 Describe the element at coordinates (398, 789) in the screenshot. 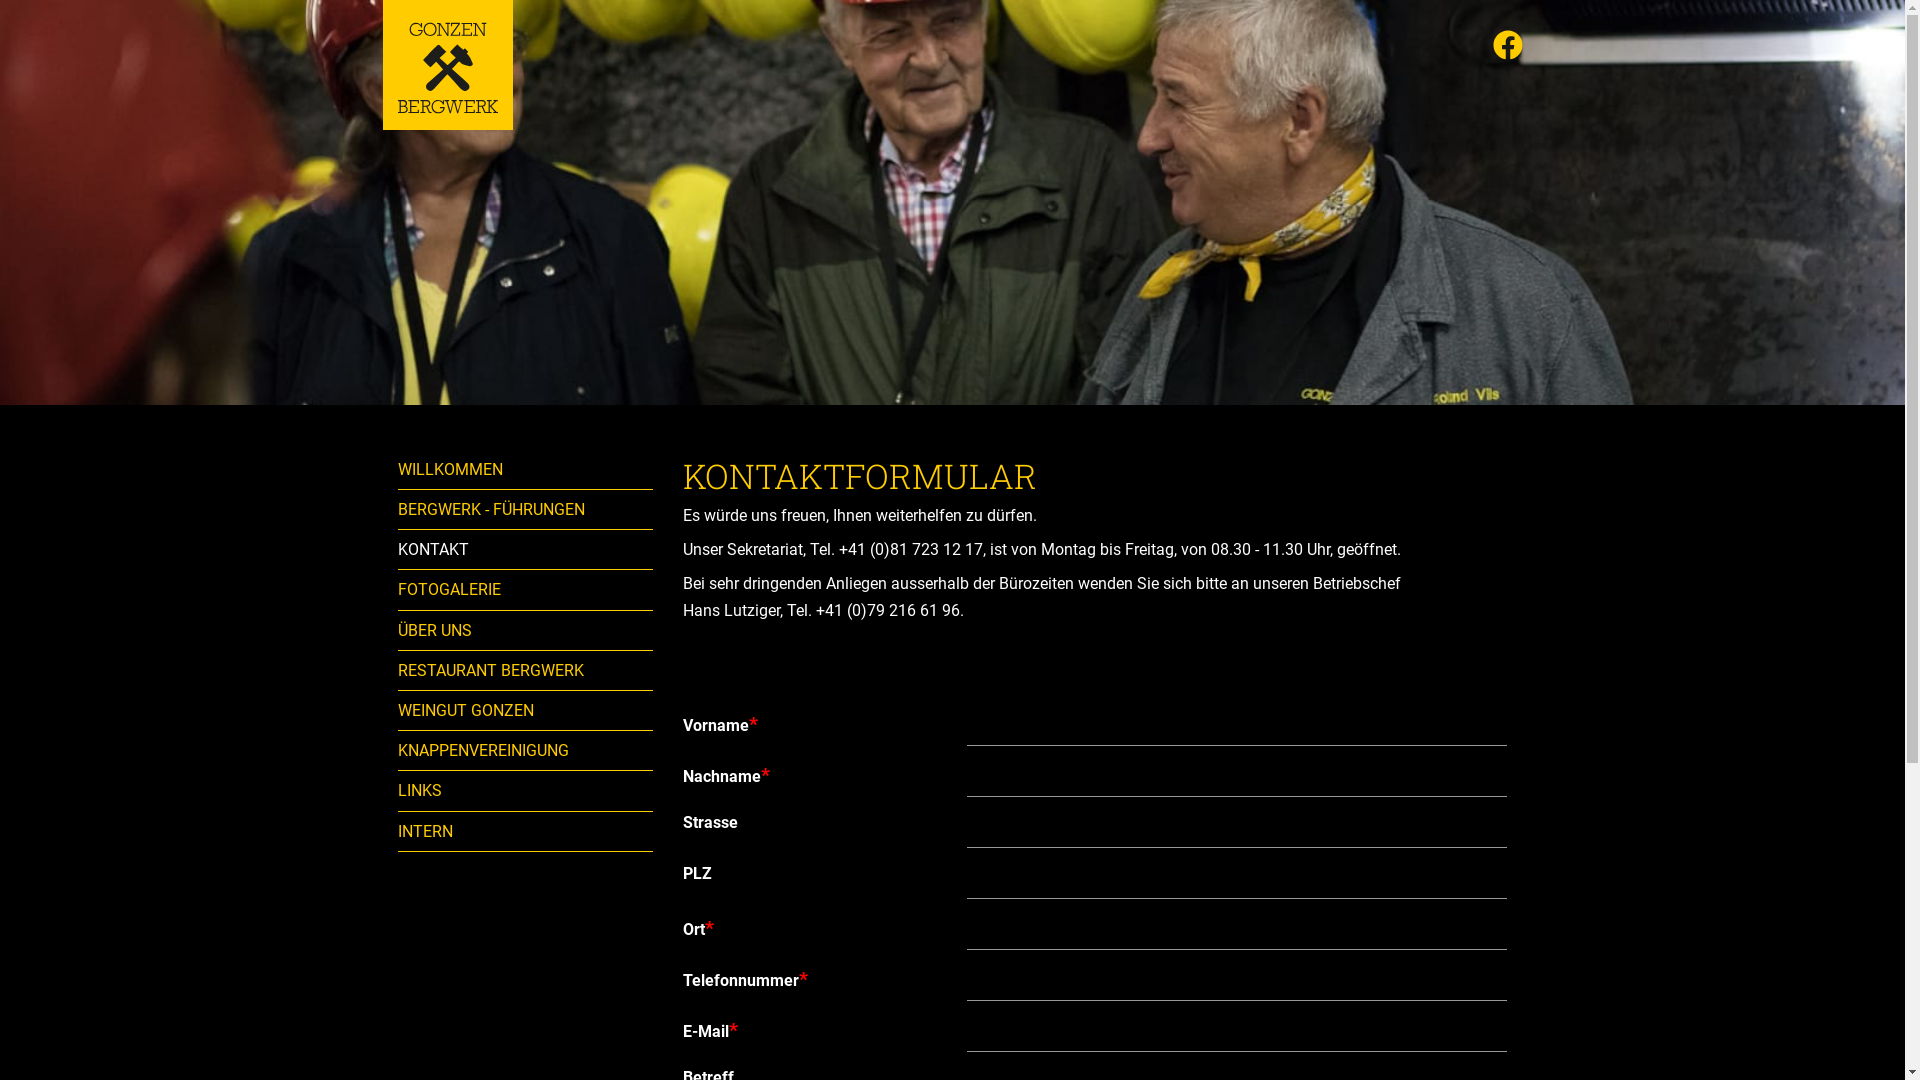

I see `'LINKS'` at that location.